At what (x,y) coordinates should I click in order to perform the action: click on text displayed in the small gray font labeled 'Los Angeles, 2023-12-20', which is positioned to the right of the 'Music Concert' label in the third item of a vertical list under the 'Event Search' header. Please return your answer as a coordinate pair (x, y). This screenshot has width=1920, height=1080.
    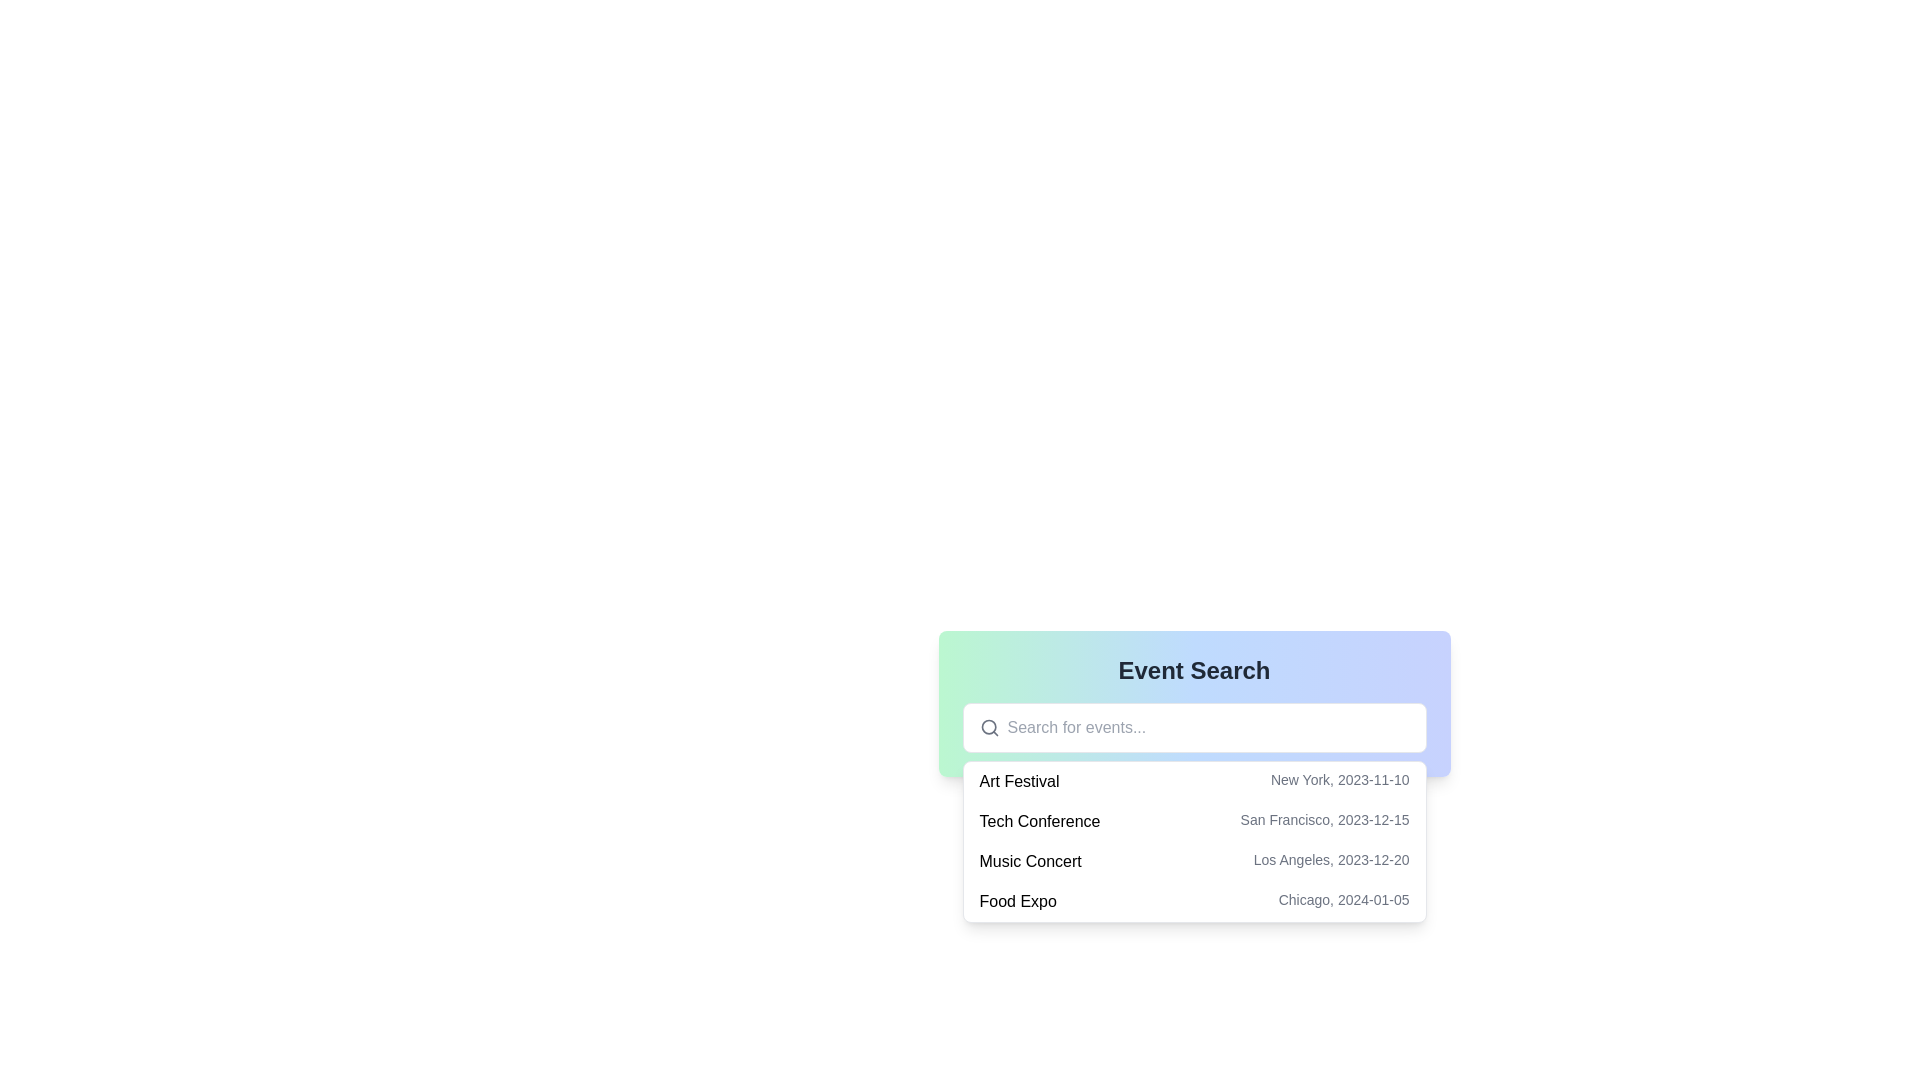
    Looking at the image, I should click on (1331, 860).